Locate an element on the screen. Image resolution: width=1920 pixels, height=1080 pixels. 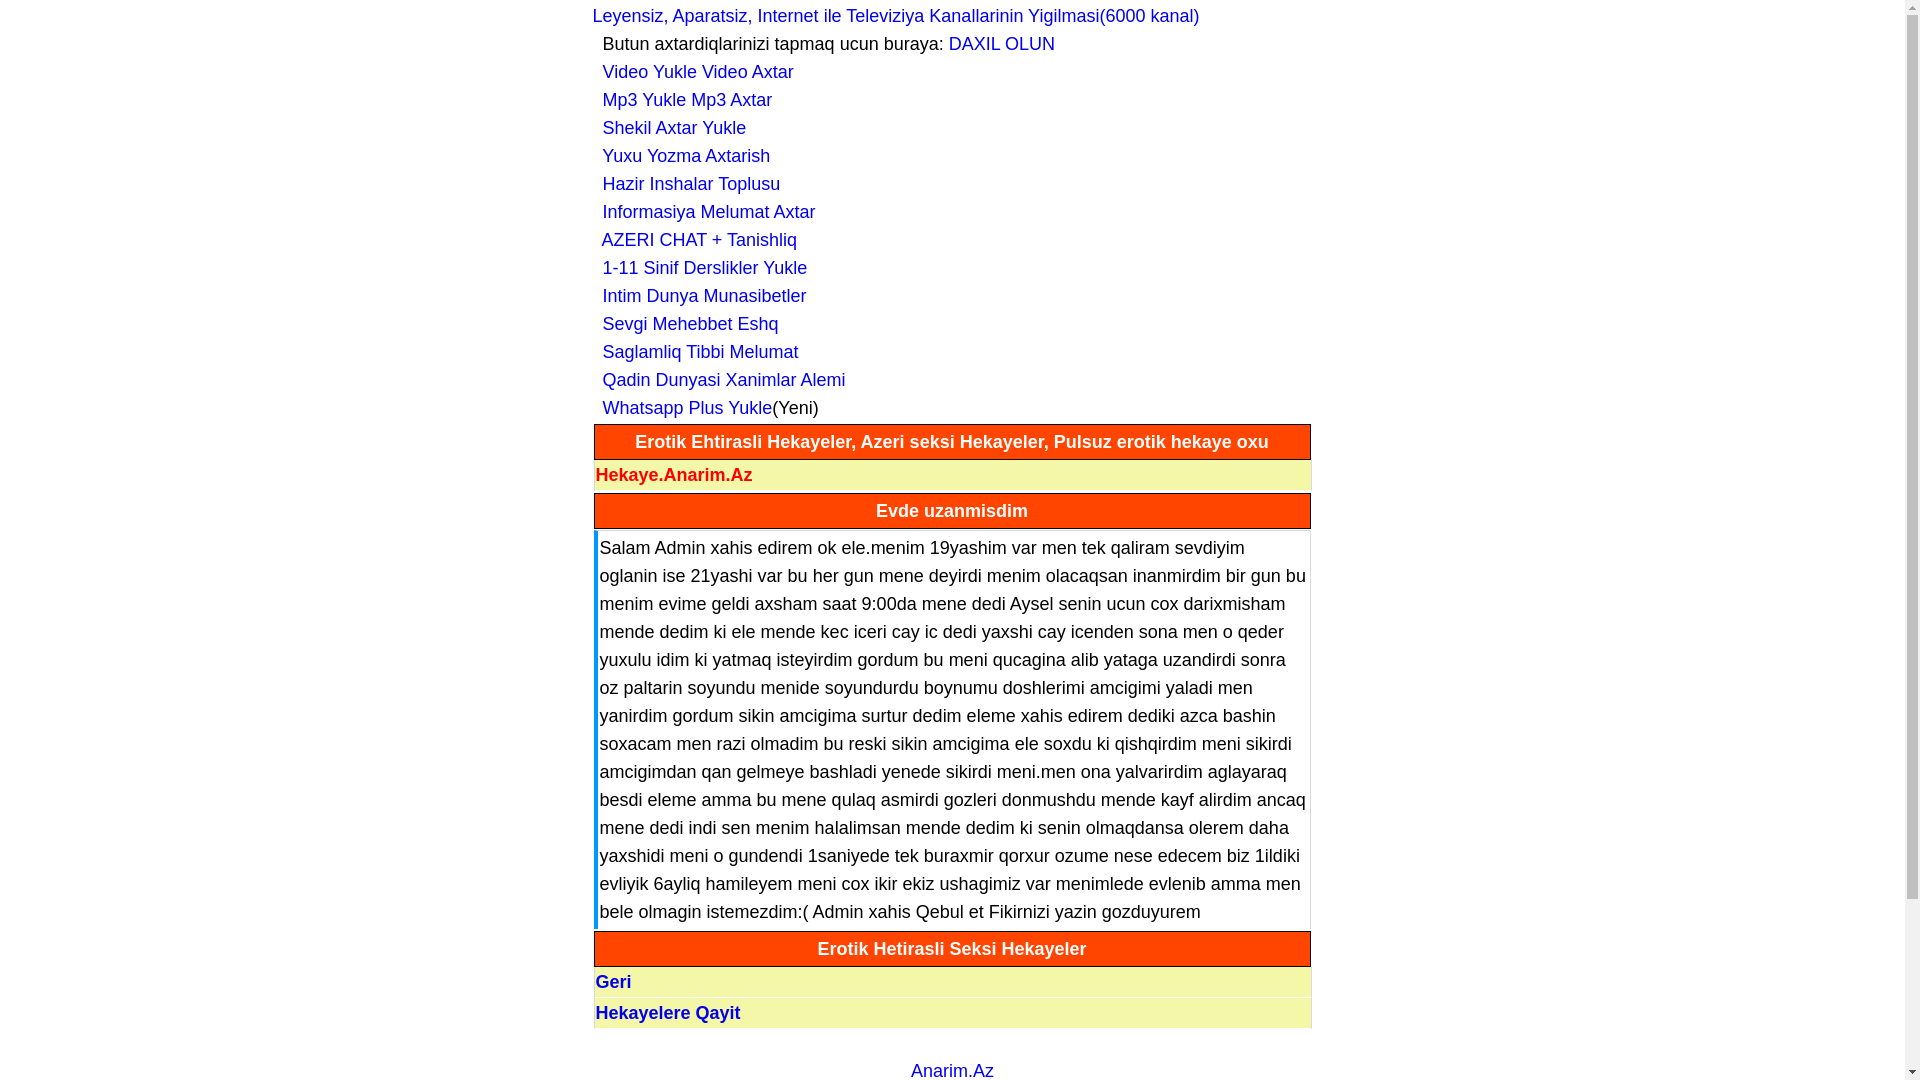
'  Qadin Dunyasi Xanimlar Alemi' is located at coordinates (718, 380).